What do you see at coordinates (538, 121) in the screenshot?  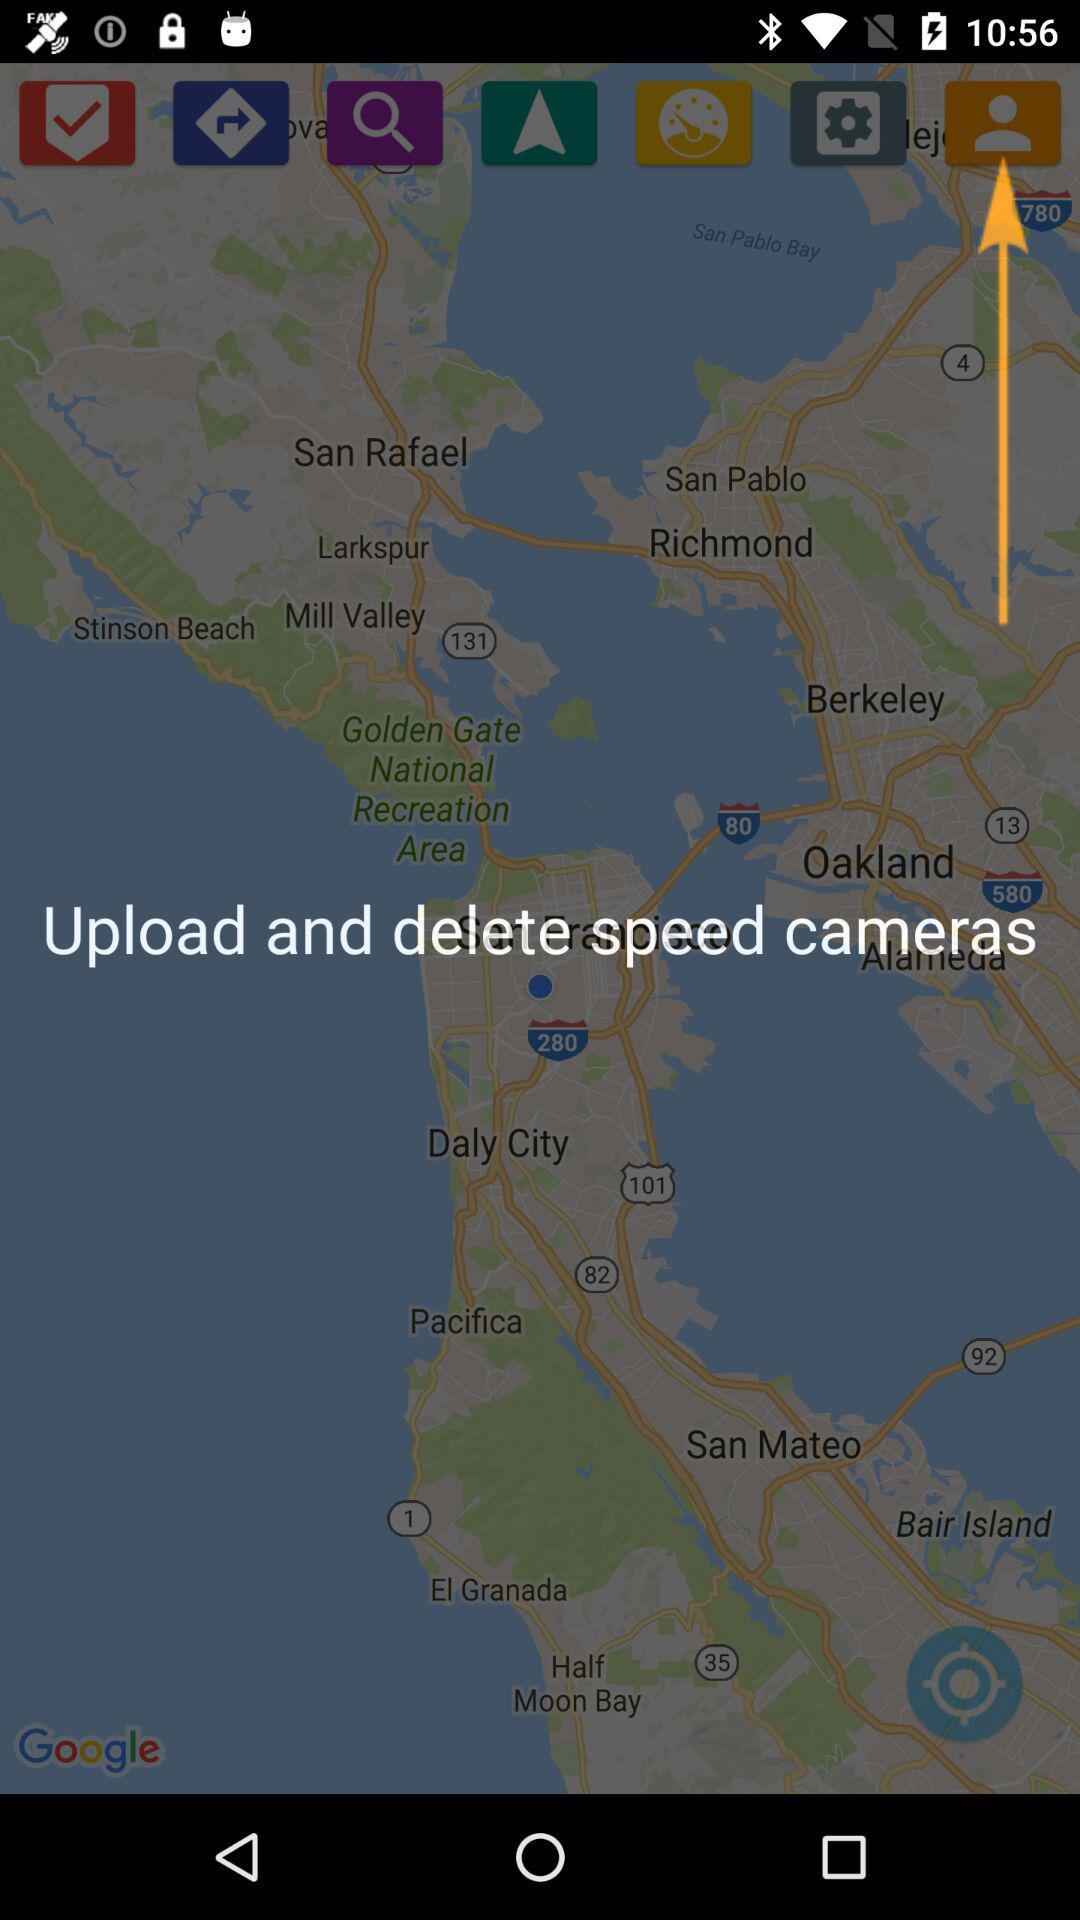 I see `upwards option` at bounding box center [538, 121].